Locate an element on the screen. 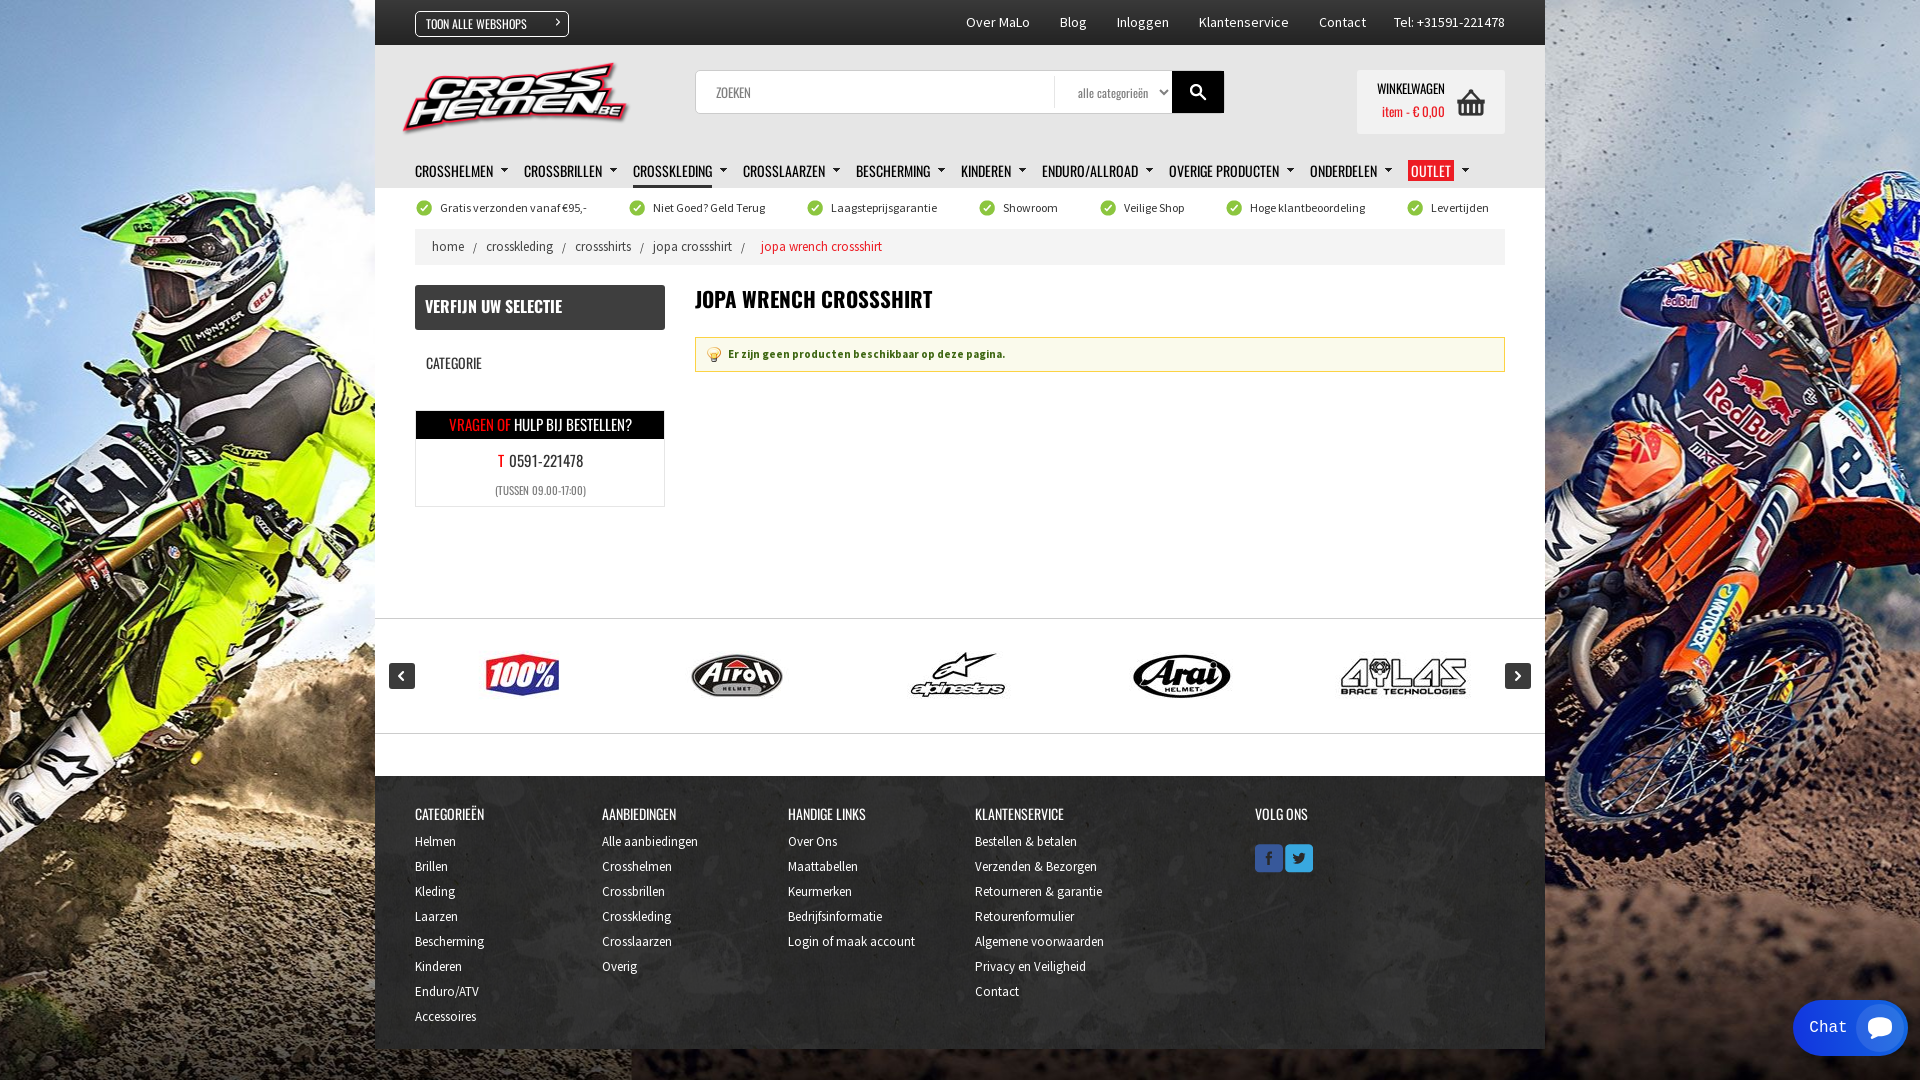  'Blog' is located at coordinates (1072, 22).